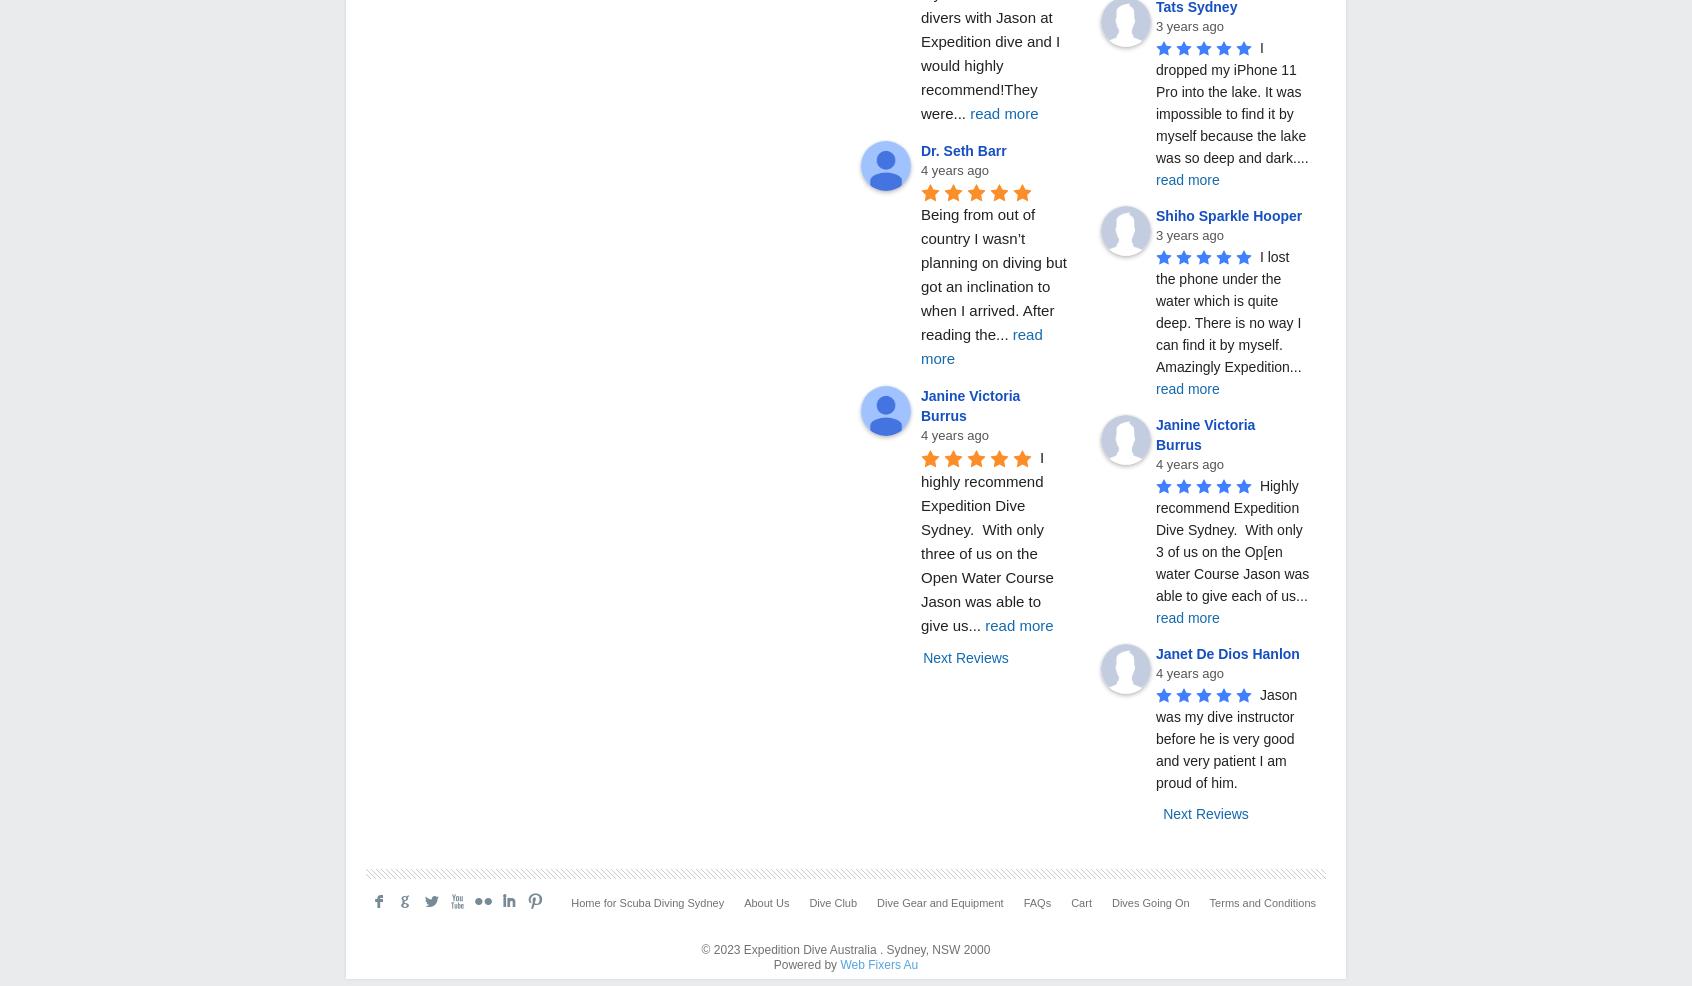 This screenshot has width=1692, height=986. I want to click on 'Dr. Seth Barr', so click(963, 150).